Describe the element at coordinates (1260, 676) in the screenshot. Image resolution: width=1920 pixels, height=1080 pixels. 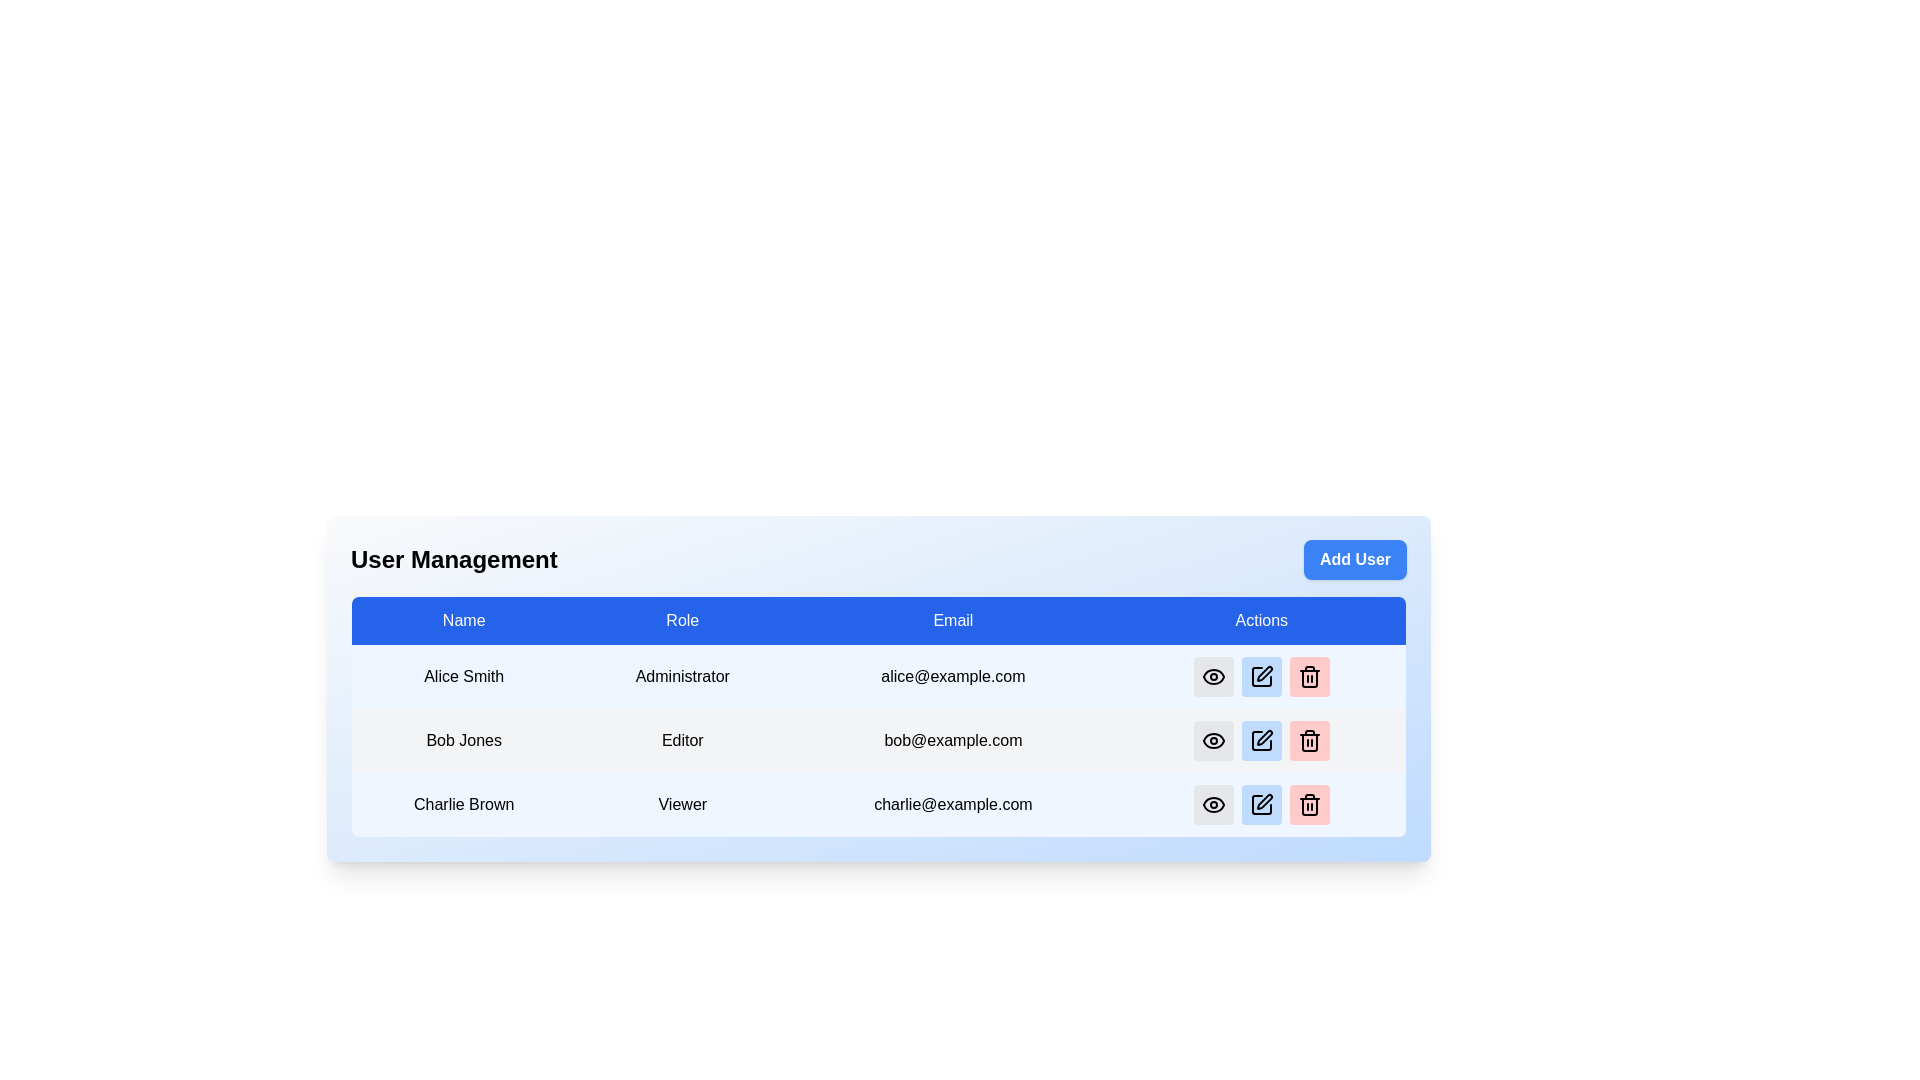
I see `the edit icon button with a blue background and a pen outline located in the 'Actions' column of the first row in the user list table` at that location.